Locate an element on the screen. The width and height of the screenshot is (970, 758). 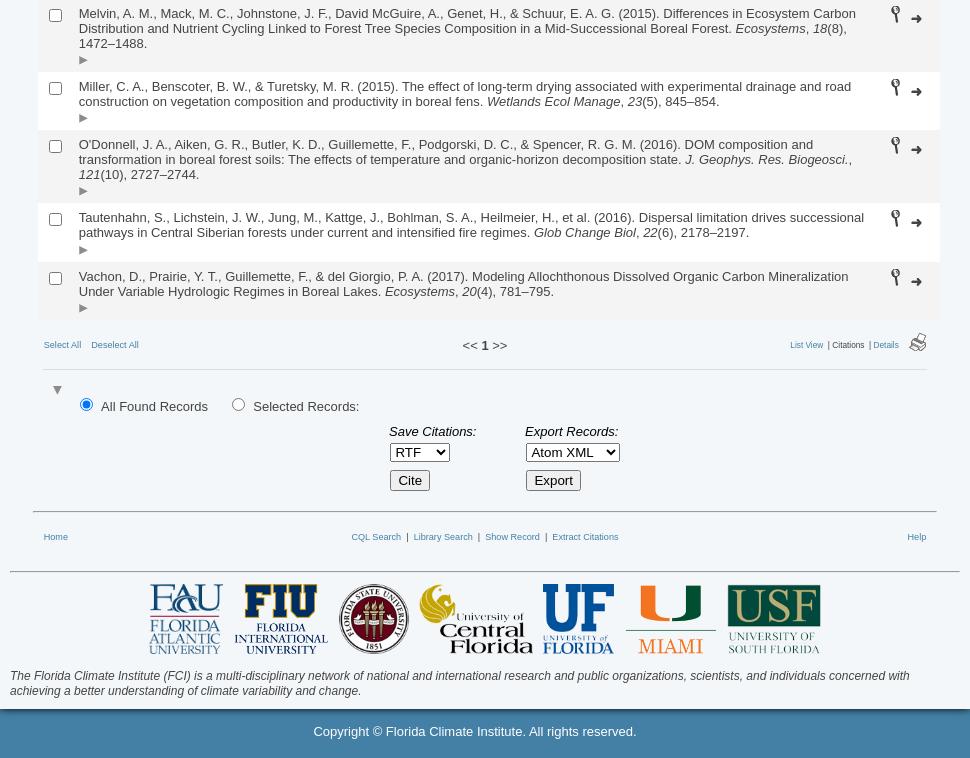
'The Florida Climate Institute (FCI) is a multi-disciplinary network of national and international research and public organizations, scientists, and individuals concerned with achieving a better understanding of climate variability and change.' is located at coordinates (458, 682).